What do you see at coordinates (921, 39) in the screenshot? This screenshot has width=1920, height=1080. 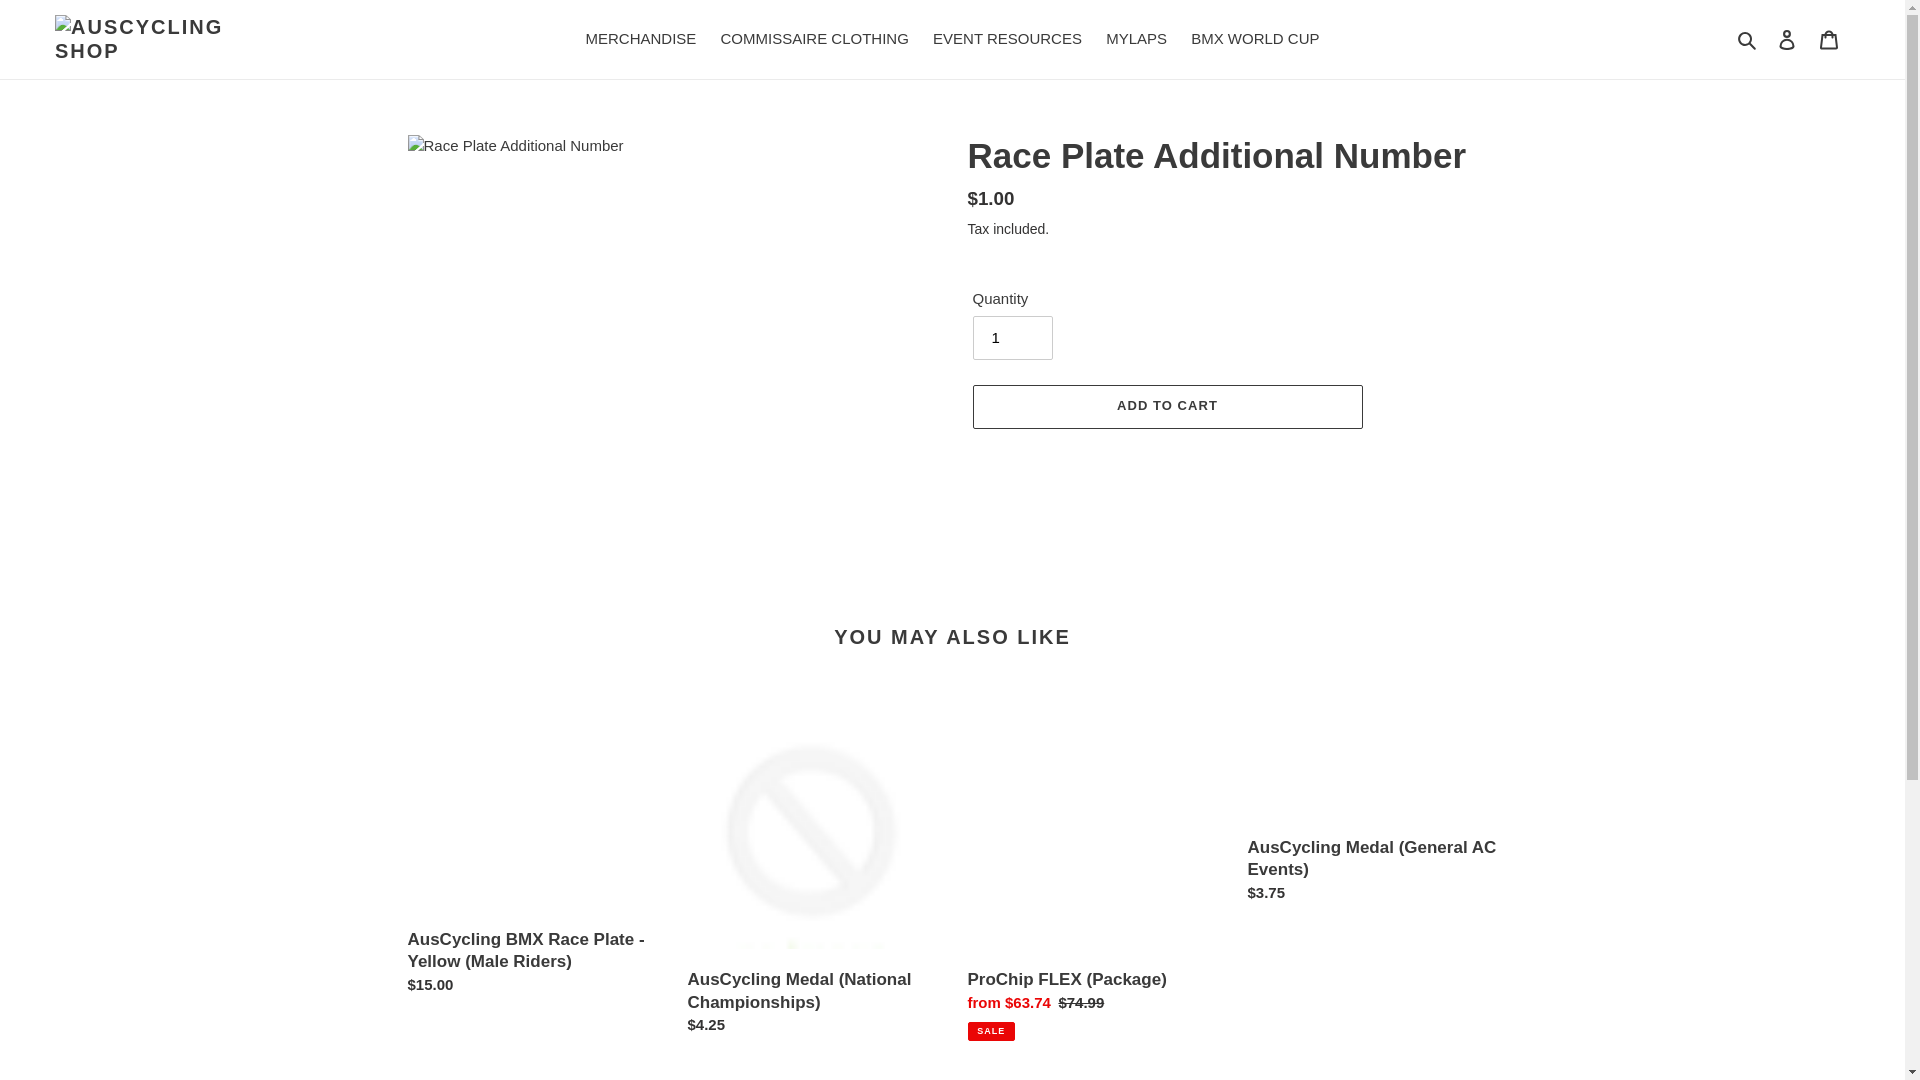 I see `'EVENT RESOURCES'` at bounding box center [921, 39].